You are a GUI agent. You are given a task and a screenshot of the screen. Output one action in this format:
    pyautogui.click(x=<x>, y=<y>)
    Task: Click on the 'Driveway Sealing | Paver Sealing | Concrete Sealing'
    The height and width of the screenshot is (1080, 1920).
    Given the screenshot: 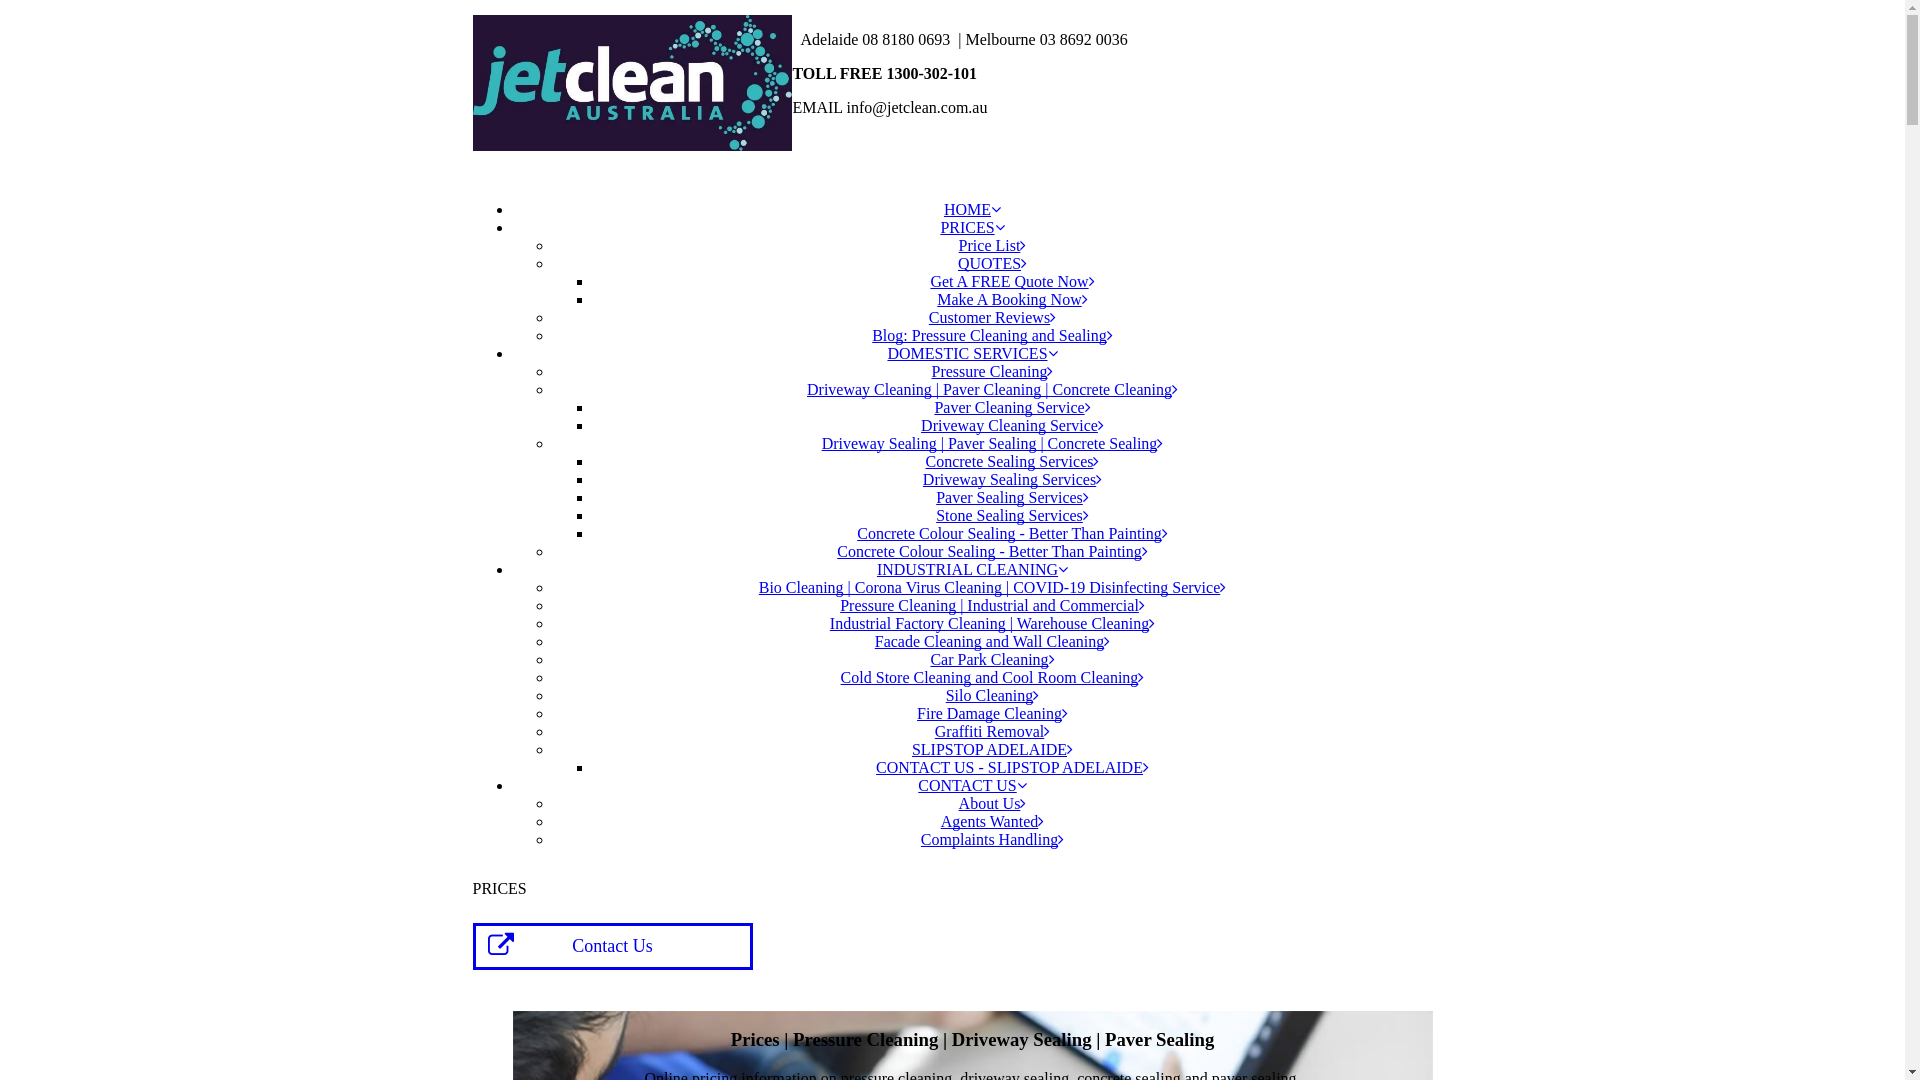 What is the action you would take?
    pyautogui.click(x=993, y=442)
    